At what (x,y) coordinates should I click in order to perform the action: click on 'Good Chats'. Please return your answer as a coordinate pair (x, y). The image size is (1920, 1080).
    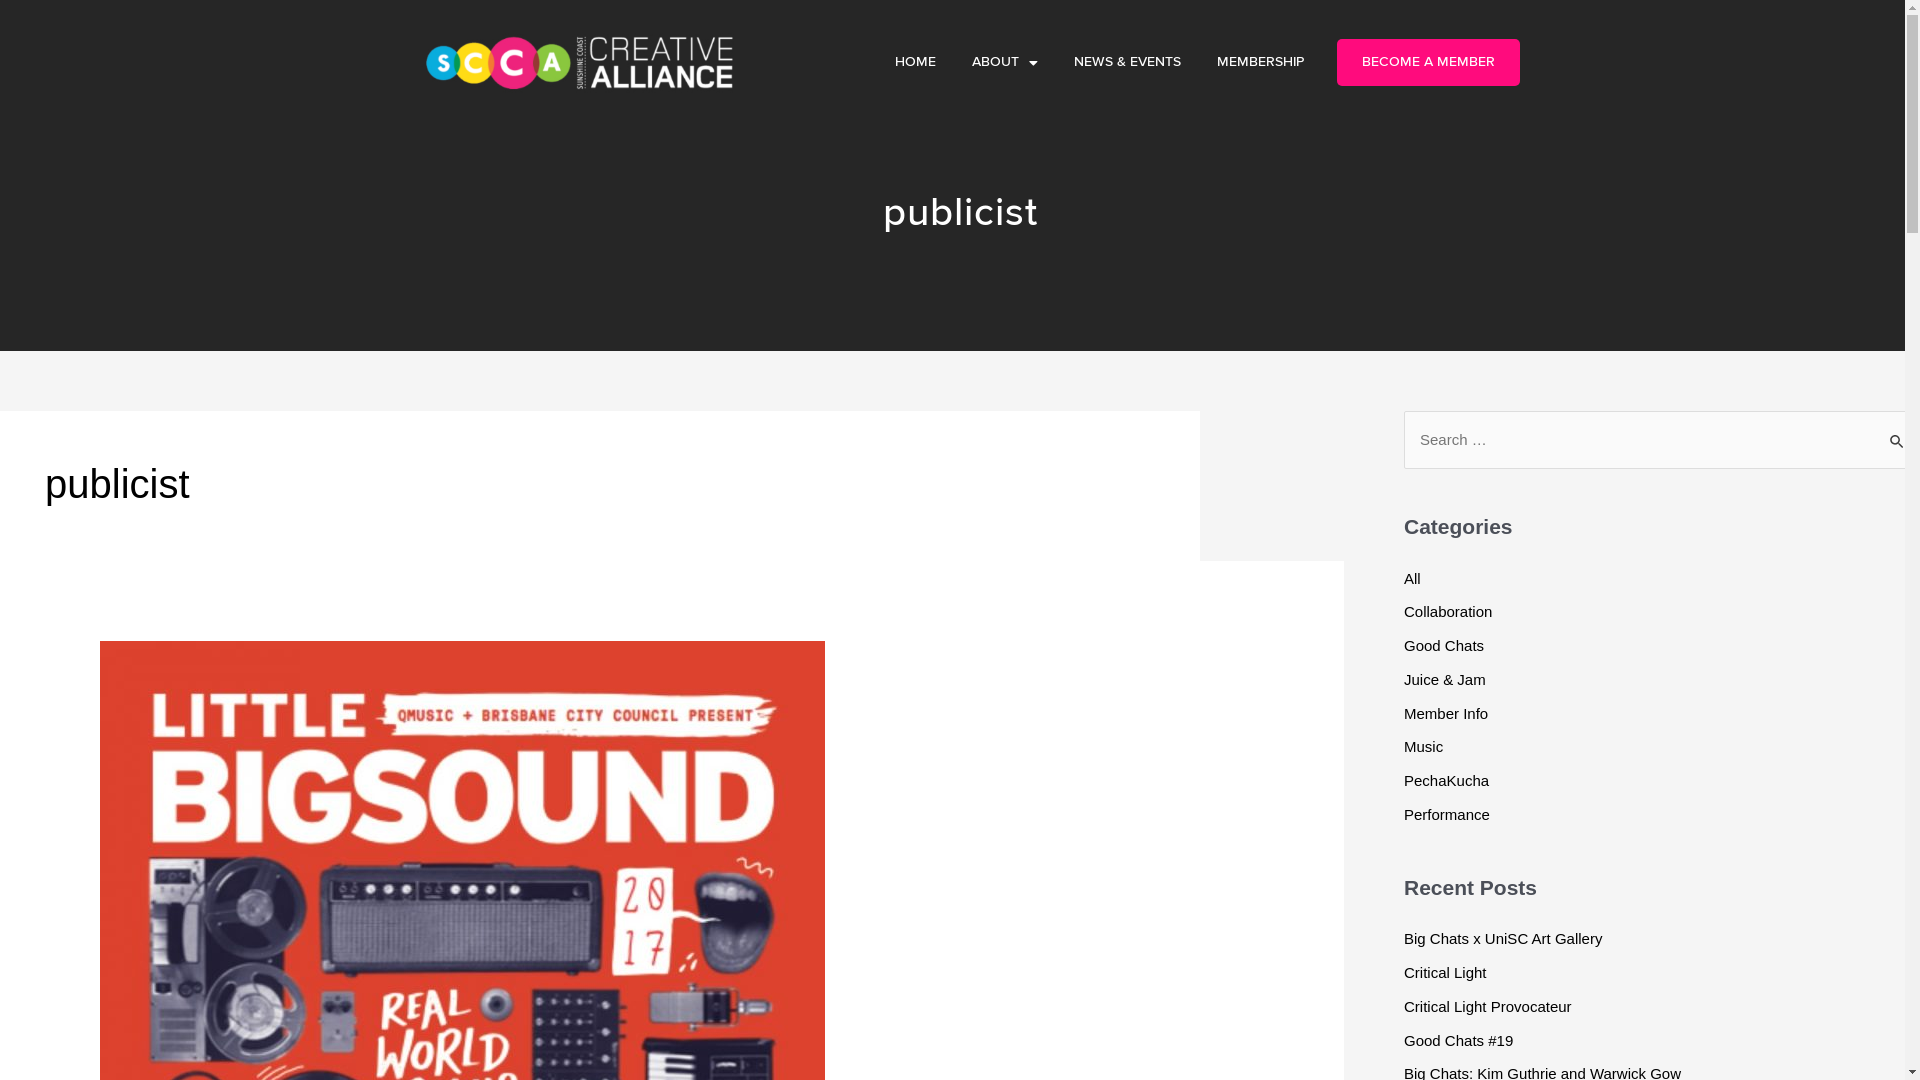
    Looking at the image, I should click on (1444, 645).